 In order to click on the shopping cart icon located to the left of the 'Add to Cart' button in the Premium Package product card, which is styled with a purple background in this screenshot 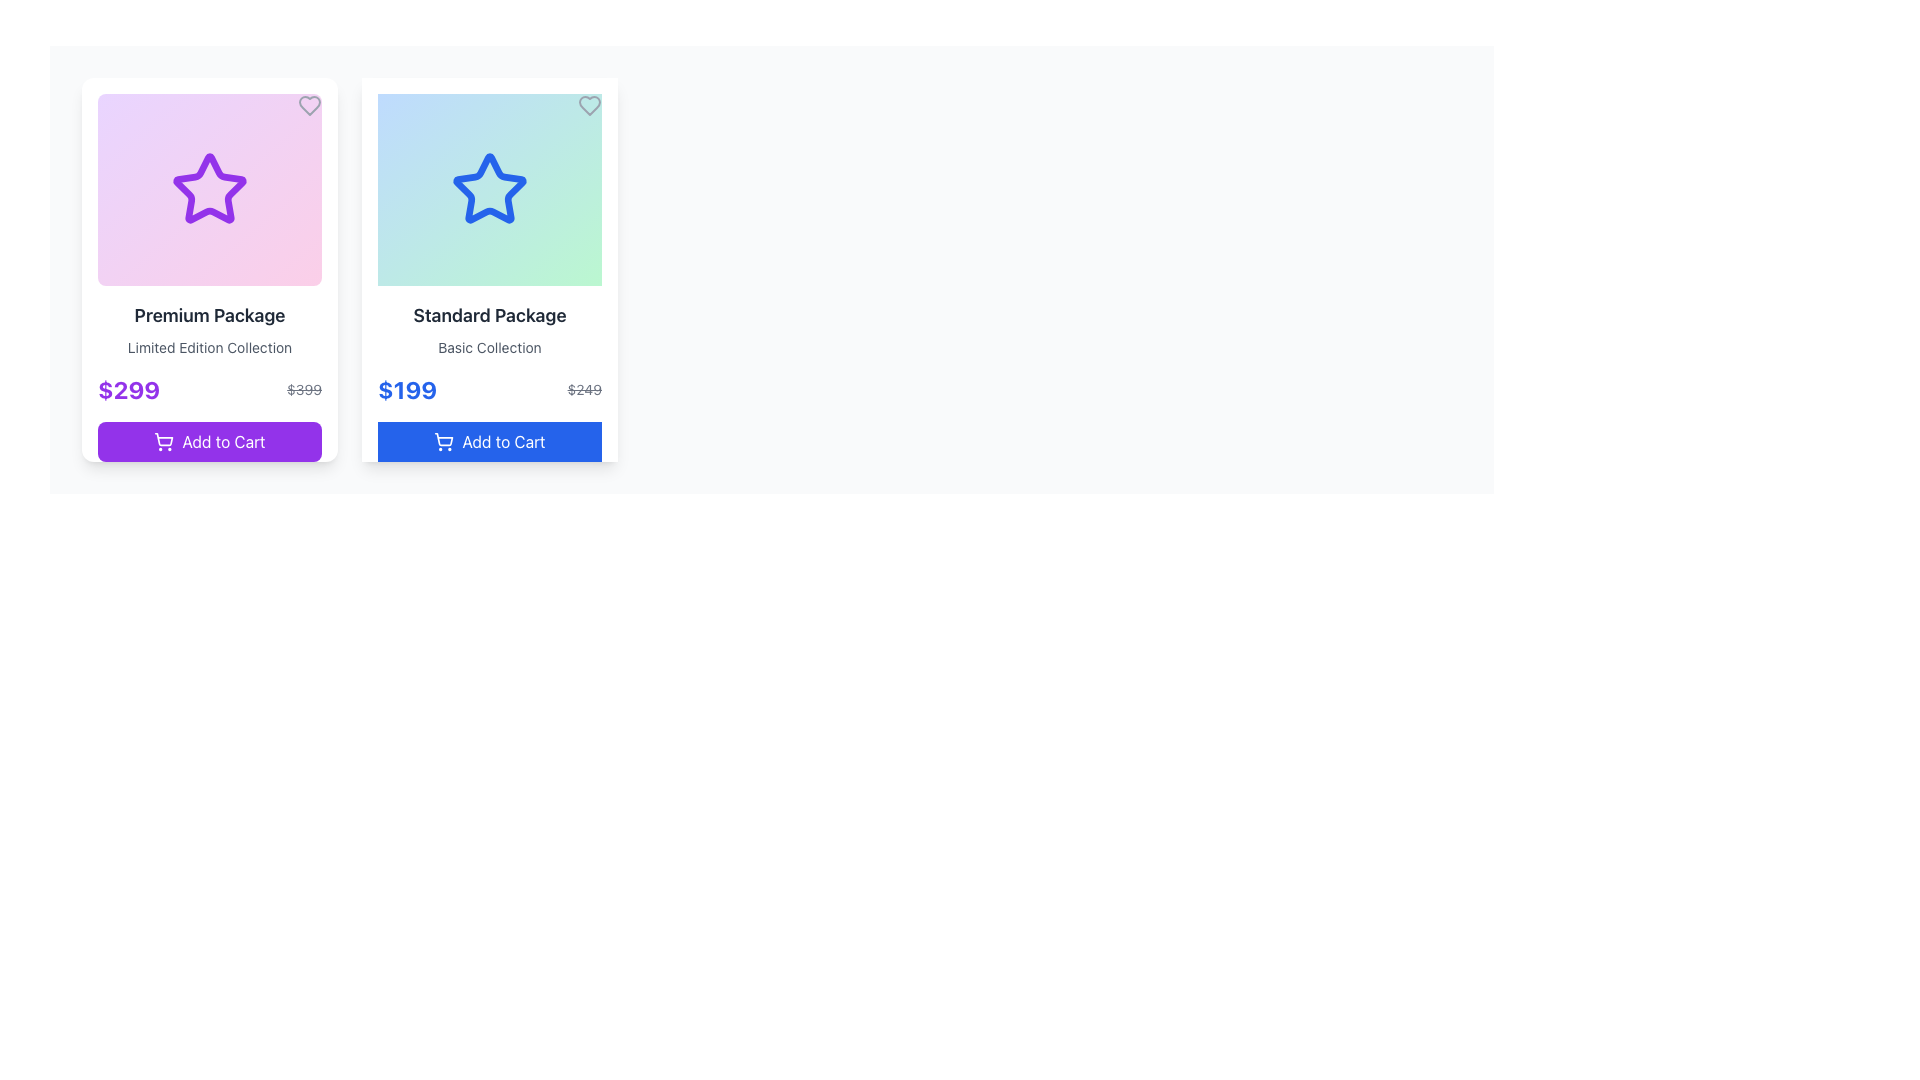, I will do `click(164, 441)`.